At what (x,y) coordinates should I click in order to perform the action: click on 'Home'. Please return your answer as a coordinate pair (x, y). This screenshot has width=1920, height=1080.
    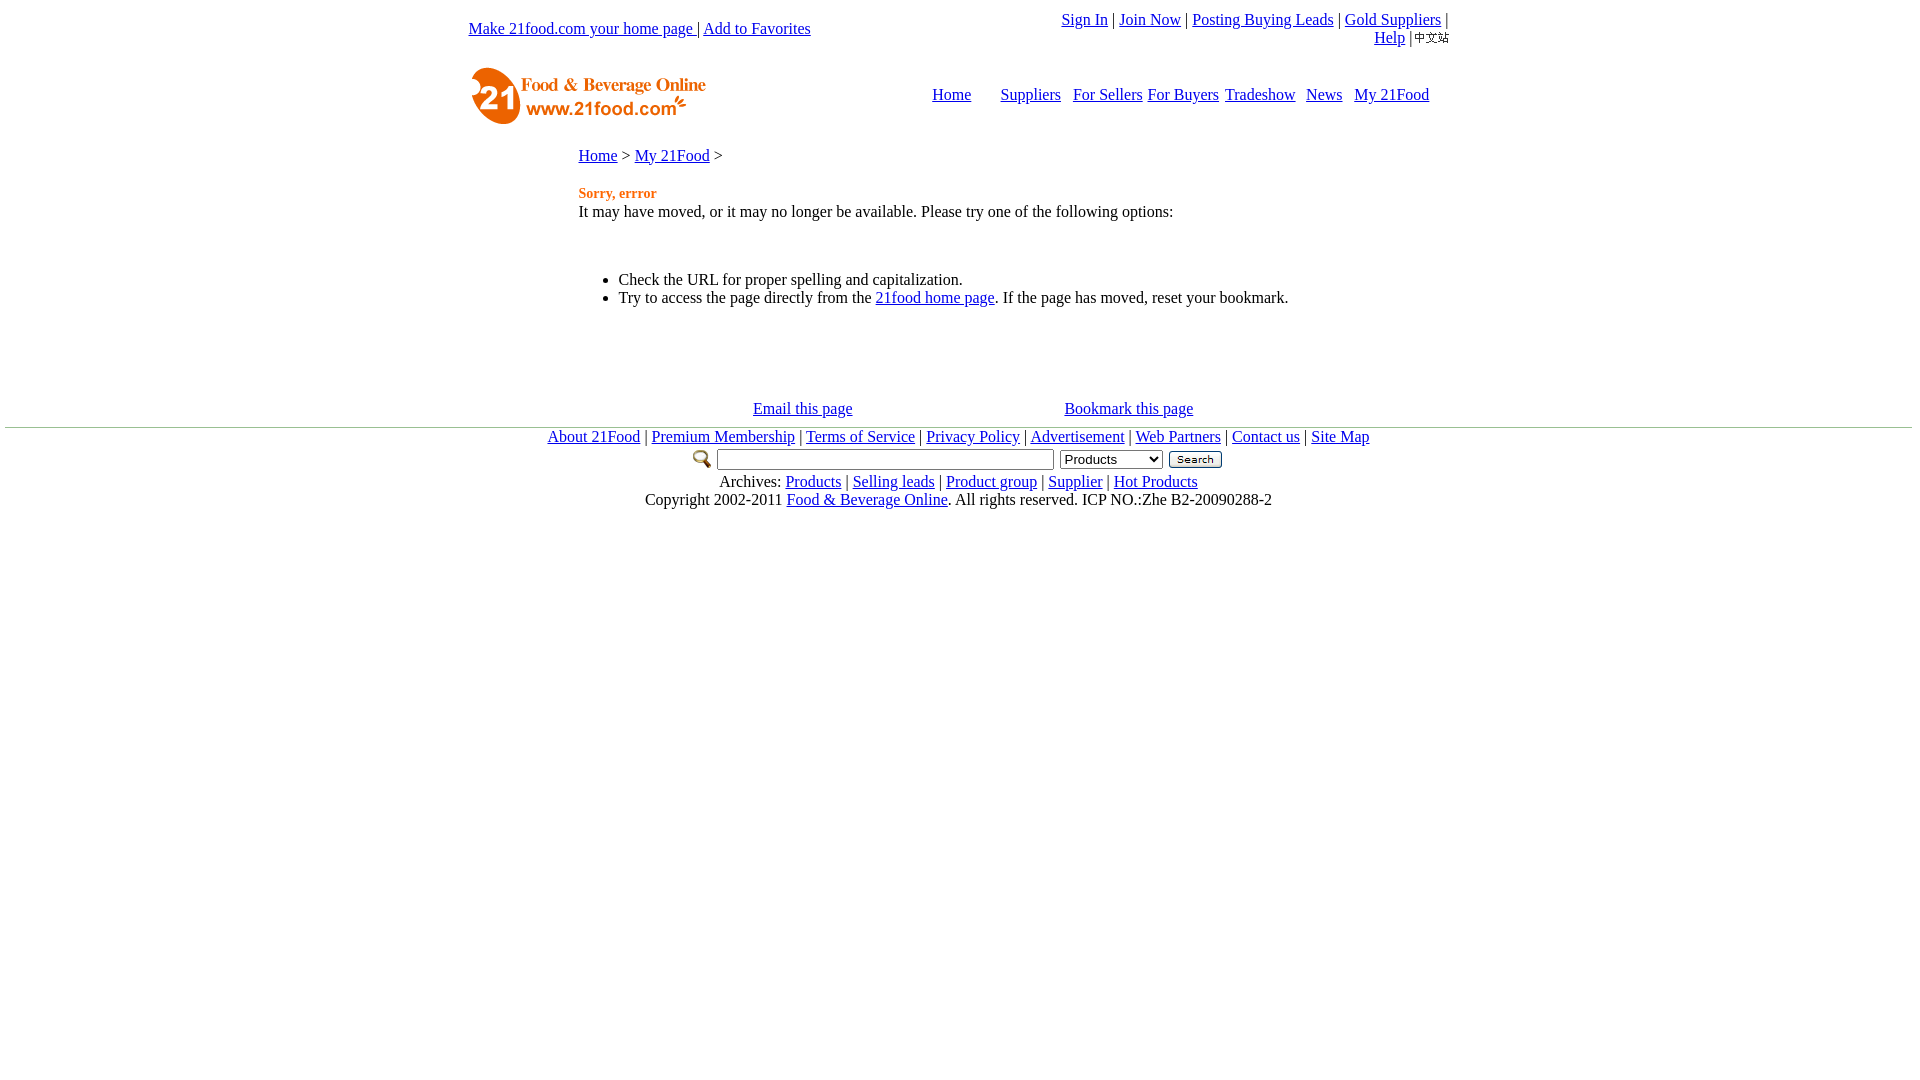
    Looking at the image, I should click on (596, 153).